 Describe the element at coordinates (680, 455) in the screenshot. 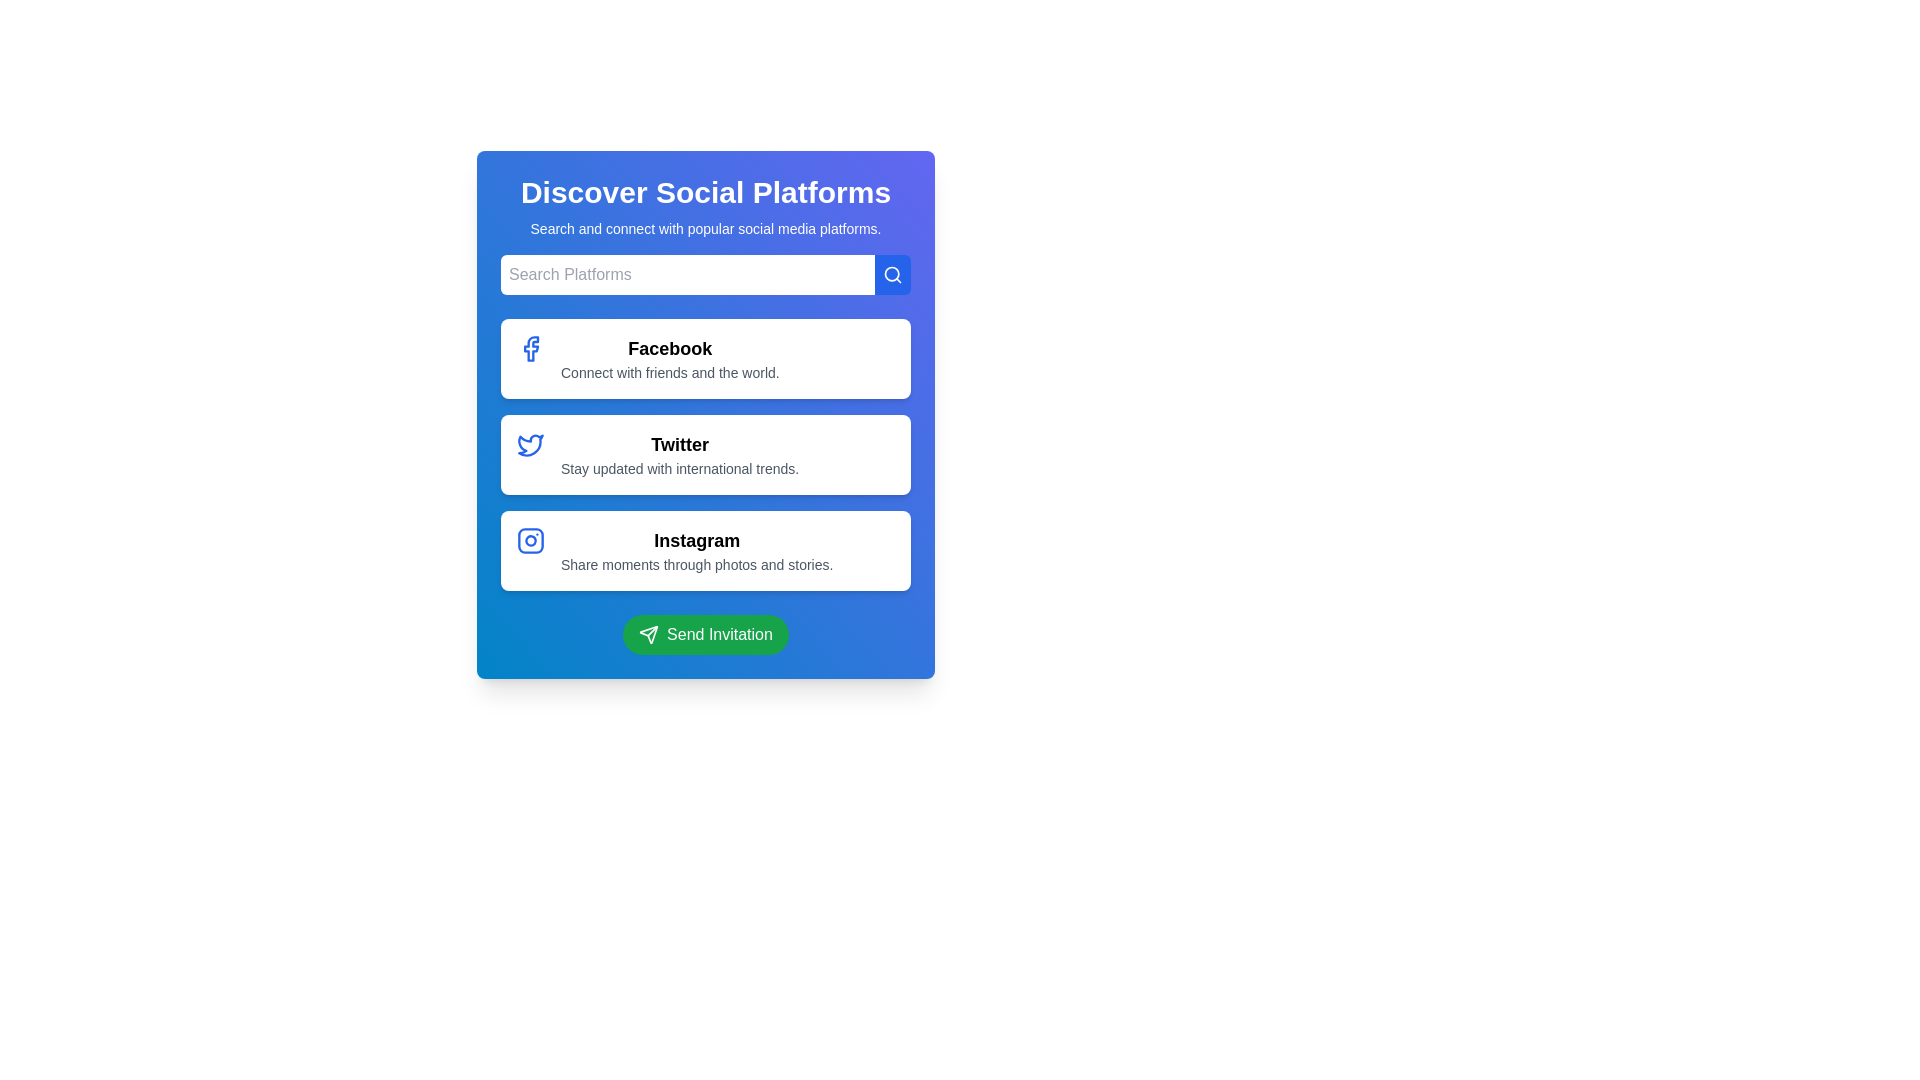

I see `the informational Text Display about the social media platform Twitter, which is located in the middle section of the layout panel, positioned between Facebook and Instagram` at that location.